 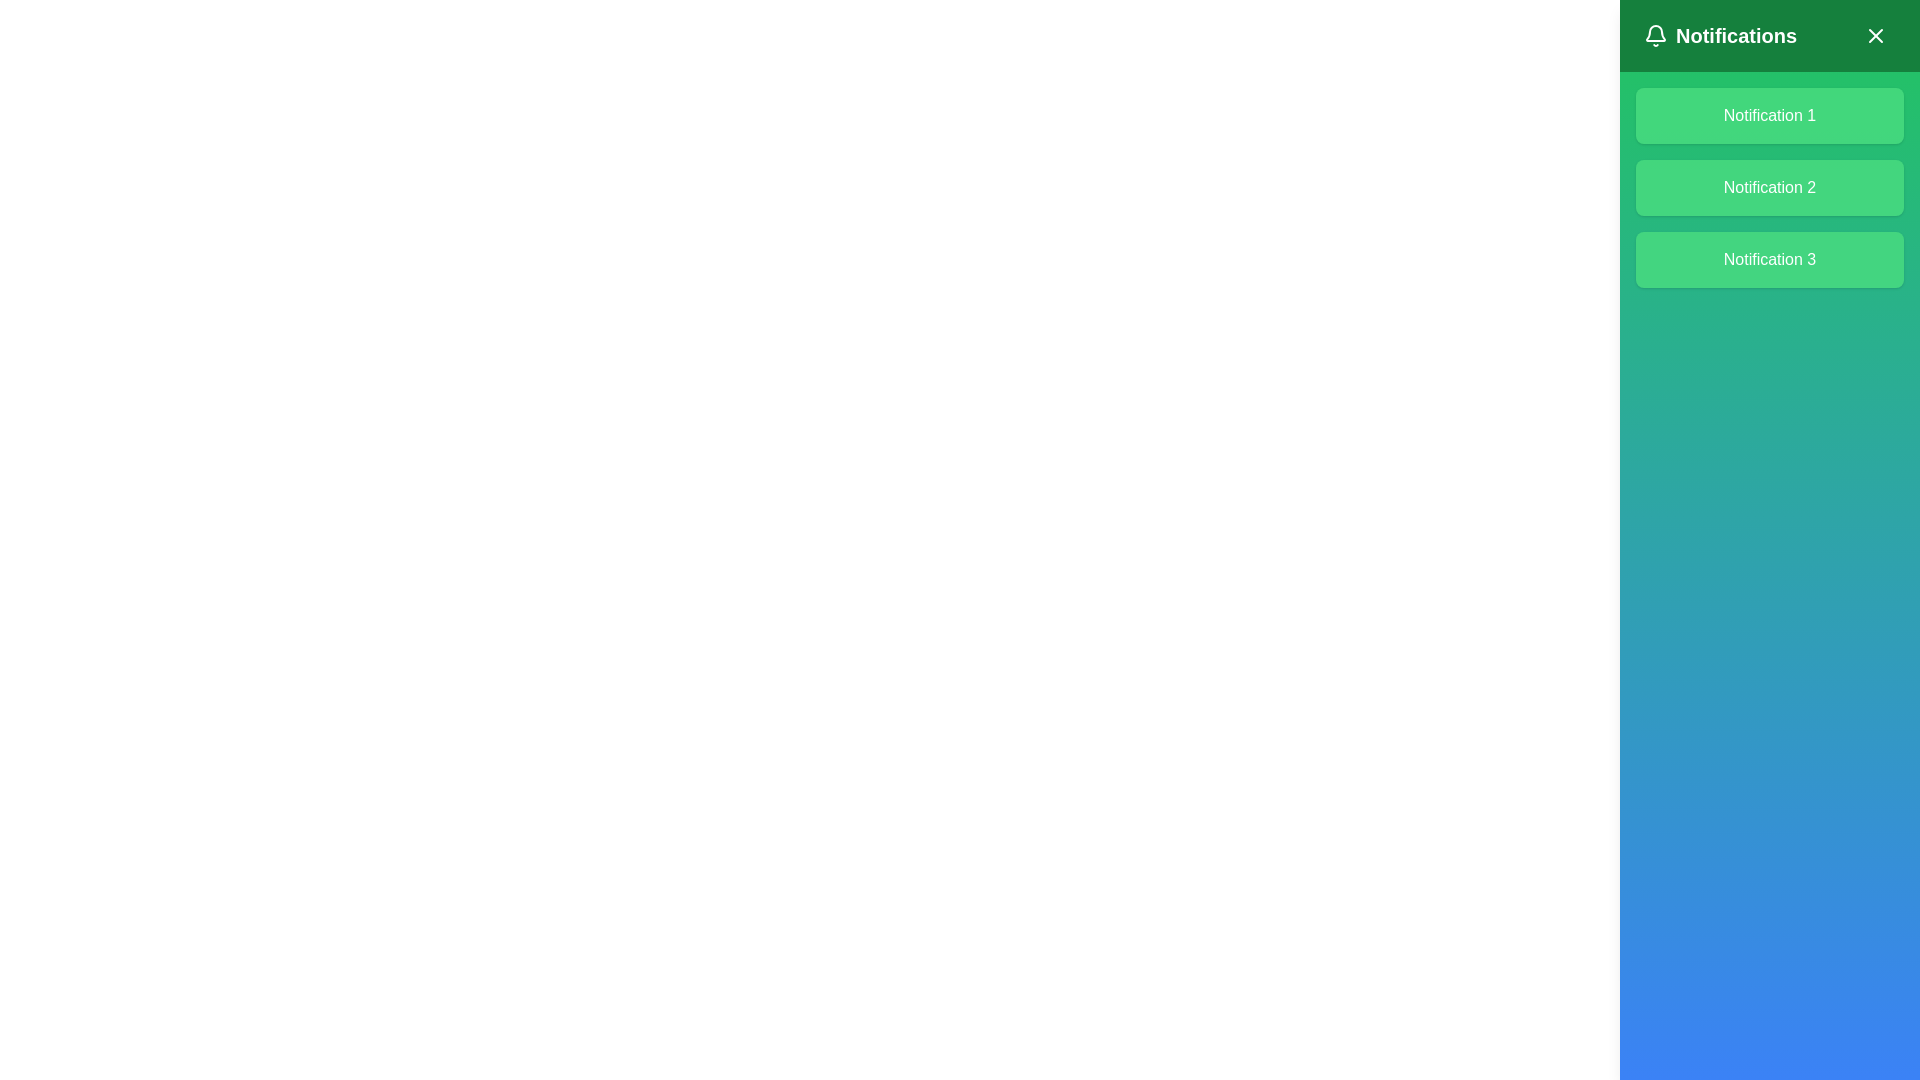 I want to click on the close button in the top-right corner of the green header bar labeled 'Notifications', so click(x=1875, y=35).